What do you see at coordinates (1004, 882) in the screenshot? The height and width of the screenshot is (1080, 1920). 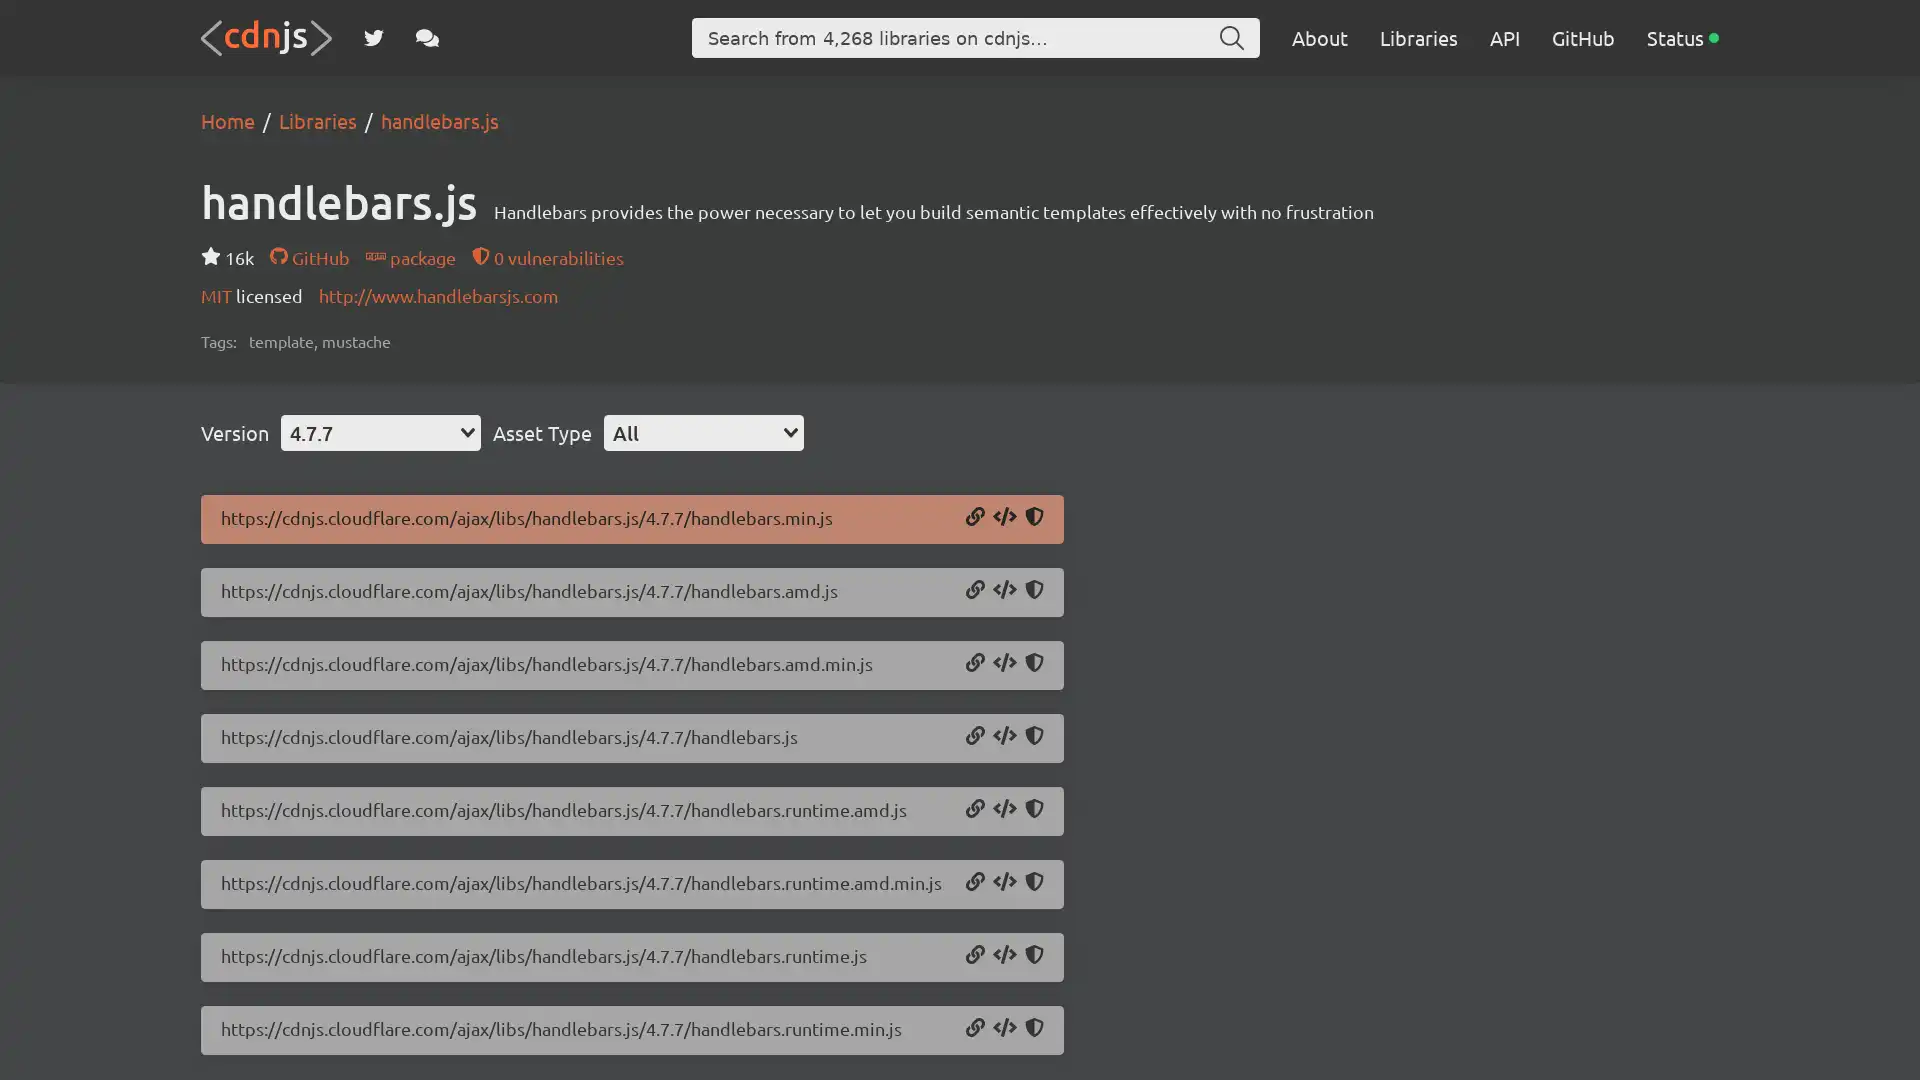 I see `Copy Script Tag` at bounding box center [1004, 882].